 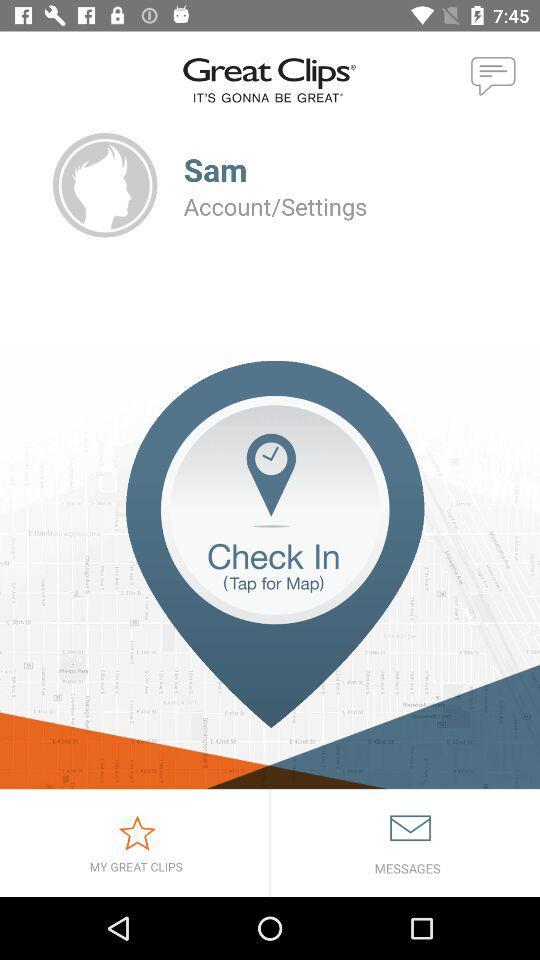 I want to click on the chat icon, so click(x=493, y=77).